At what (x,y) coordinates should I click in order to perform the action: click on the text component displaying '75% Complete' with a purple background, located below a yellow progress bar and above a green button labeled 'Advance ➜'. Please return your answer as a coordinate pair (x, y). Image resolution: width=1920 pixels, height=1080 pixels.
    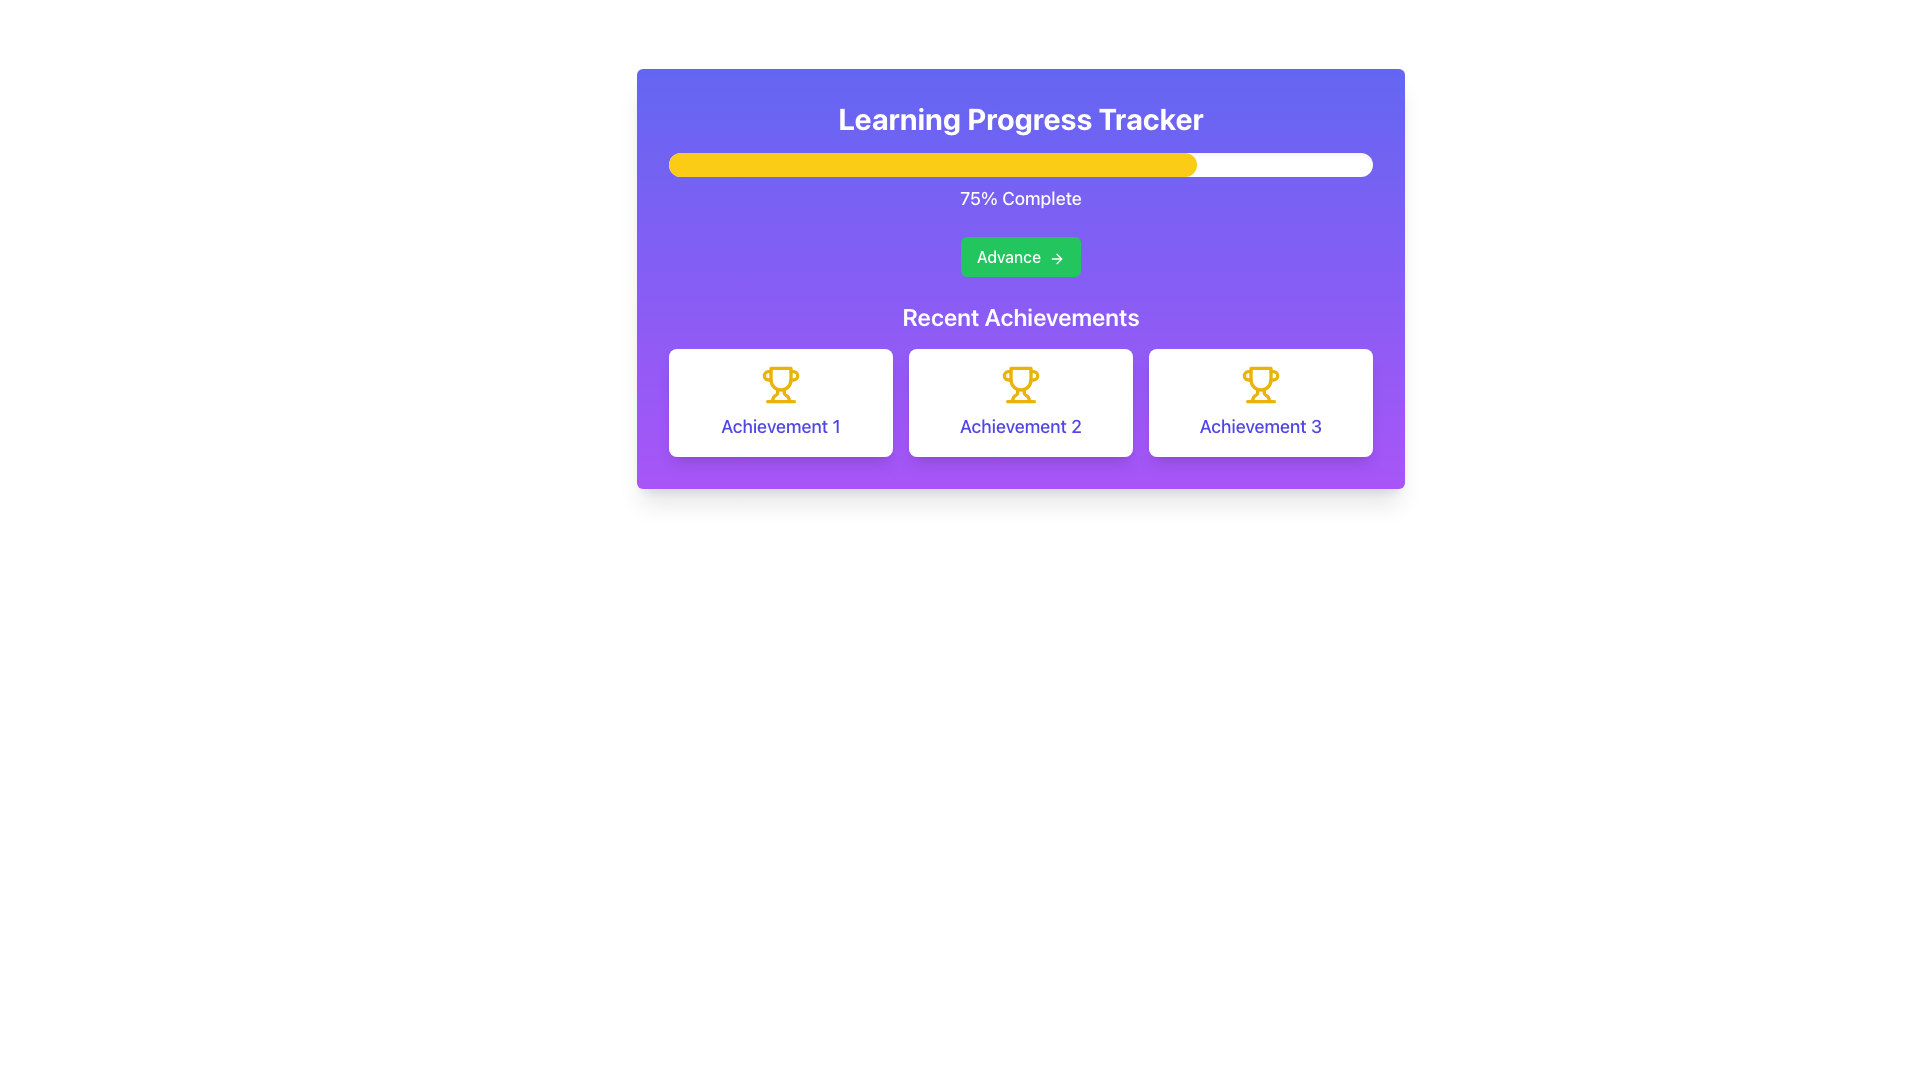
    Looking at the image, I should click on (1021, 199).